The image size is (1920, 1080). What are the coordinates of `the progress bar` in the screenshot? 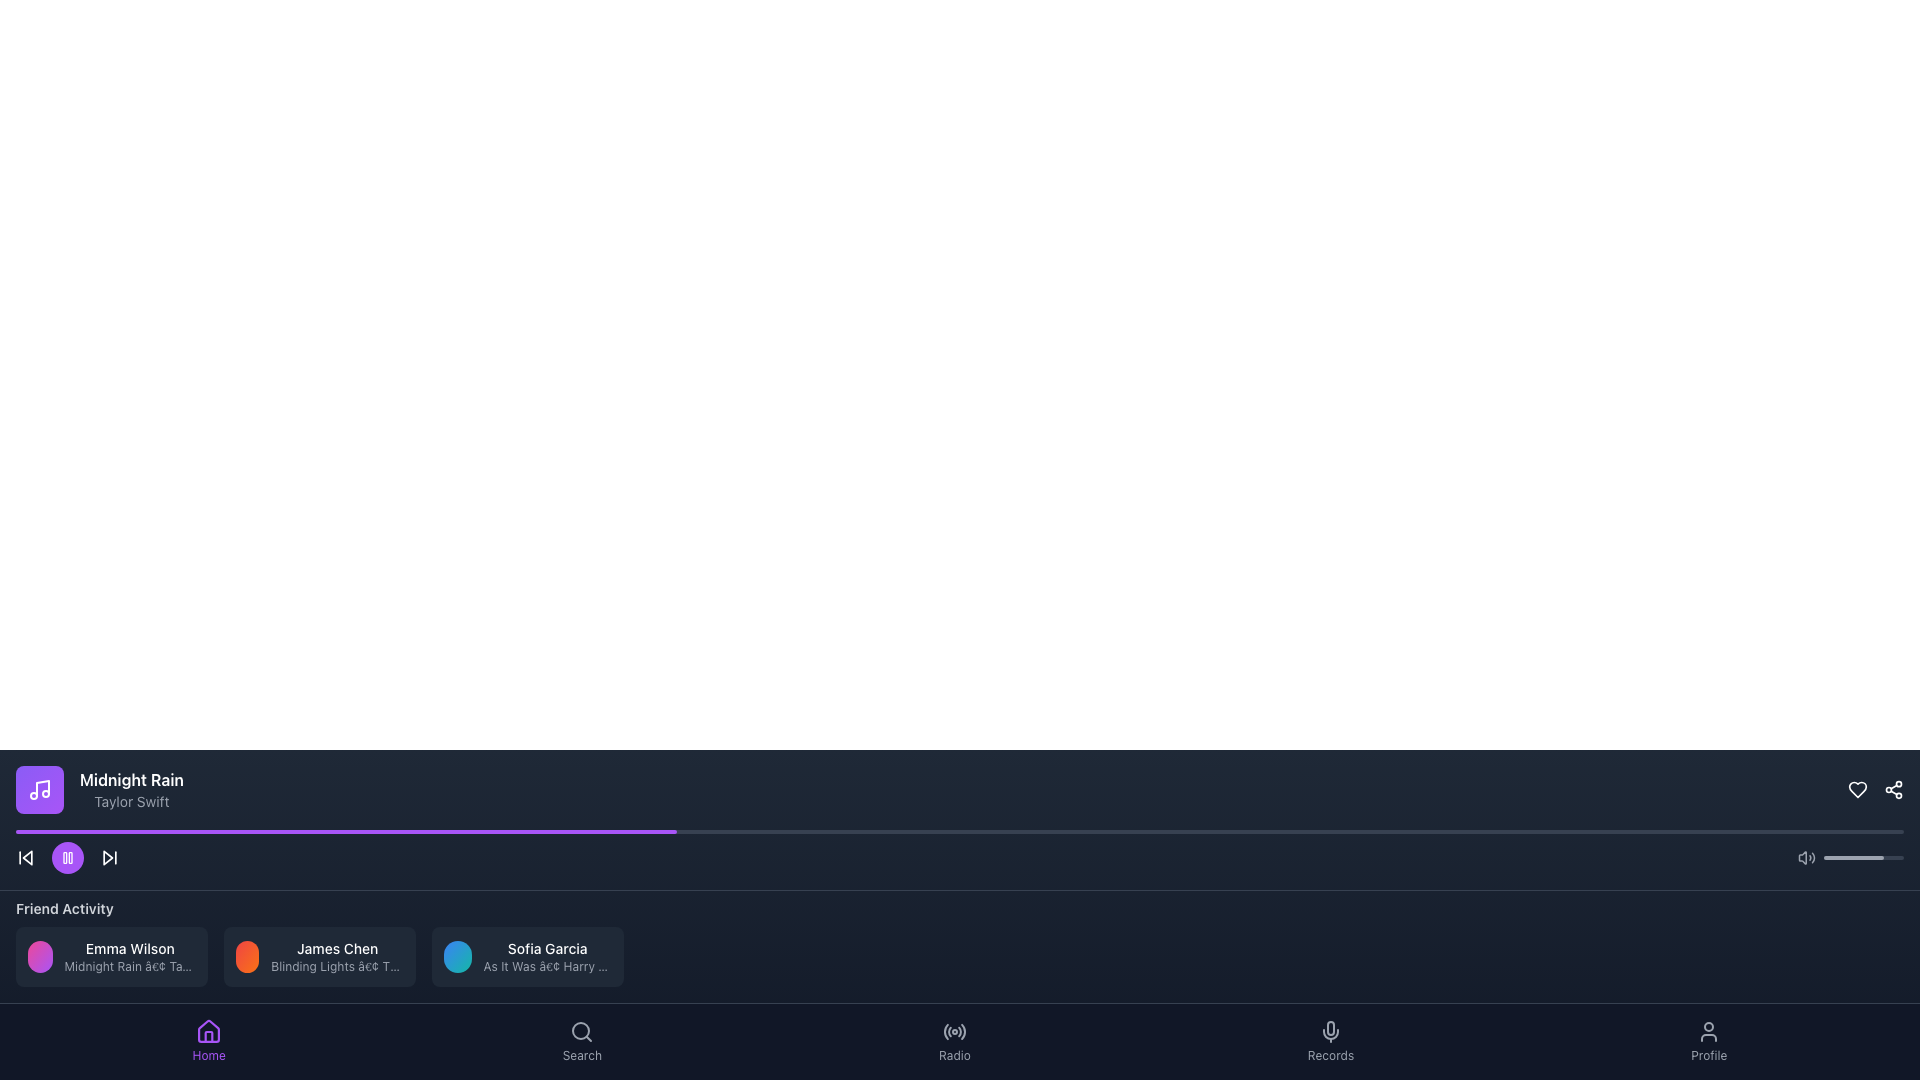 It's located at (451, 832).